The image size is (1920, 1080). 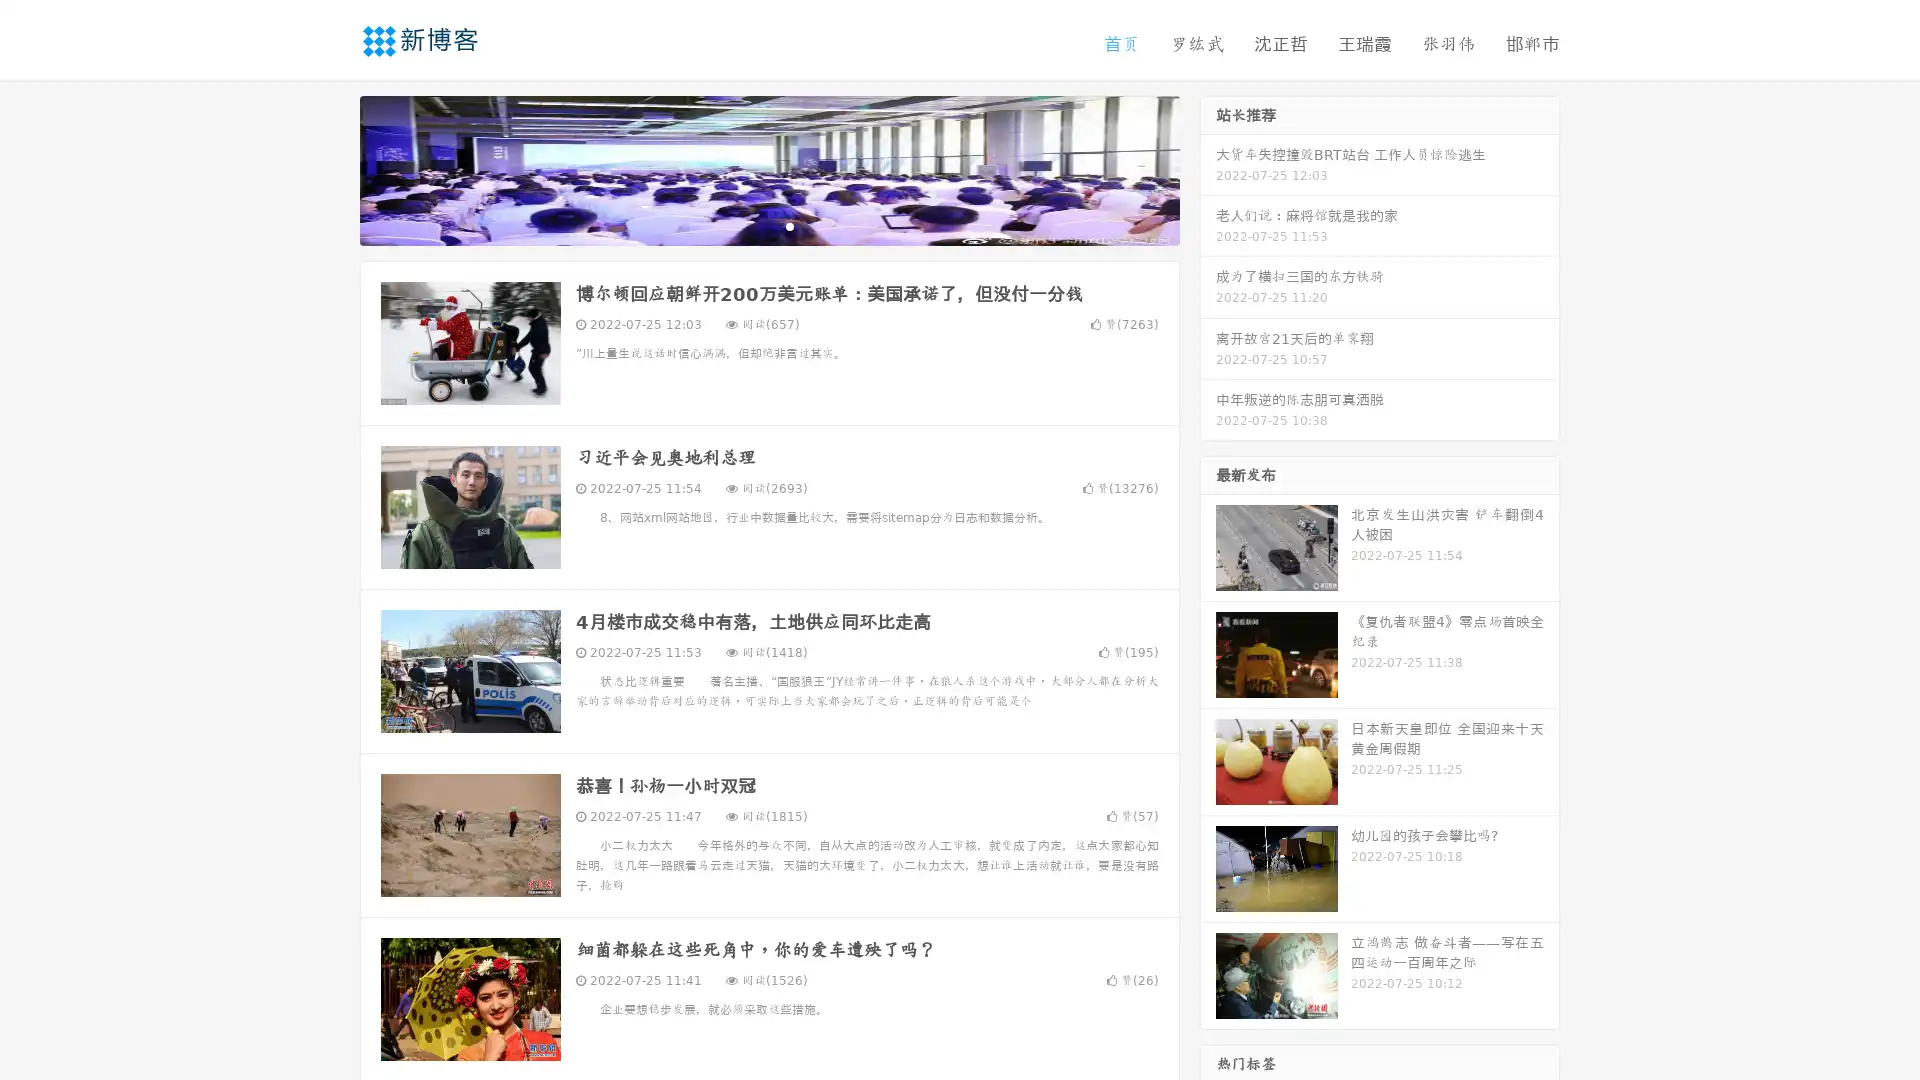 I want to click on Previous slide, so click(x=330, y=168).